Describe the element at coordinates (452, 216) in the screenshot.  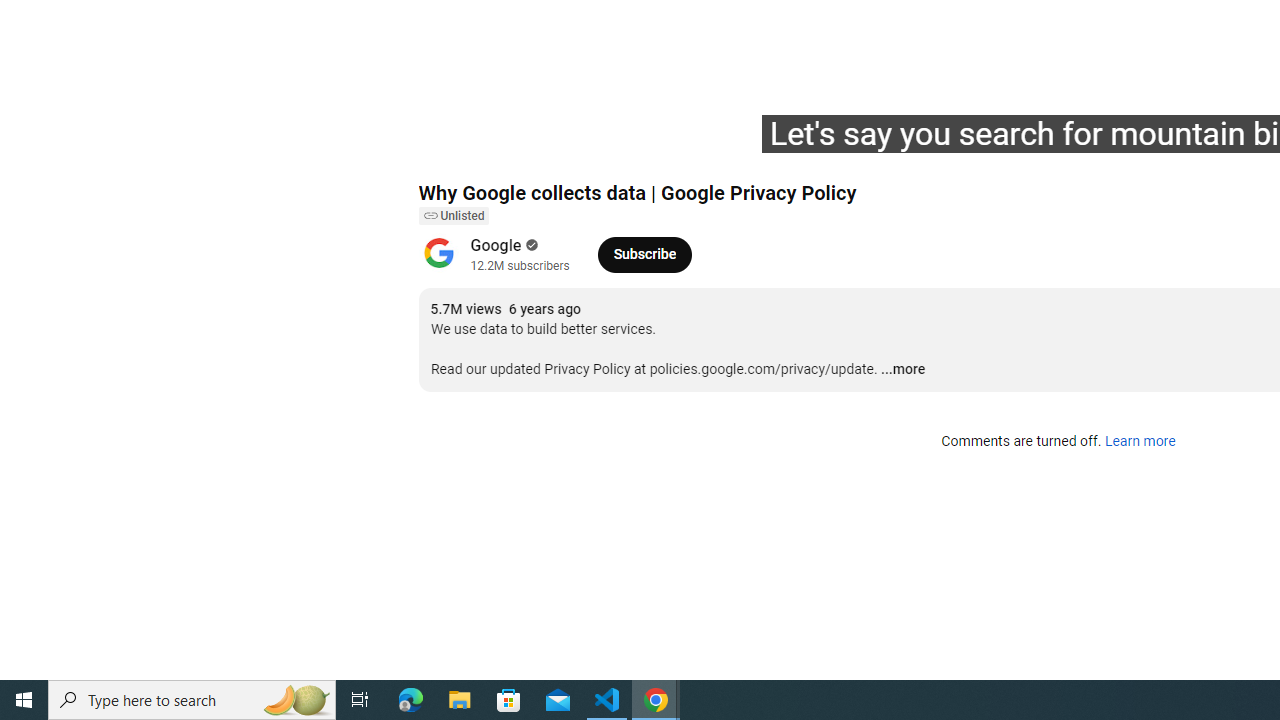
I see `'Unlisted'` at that location.